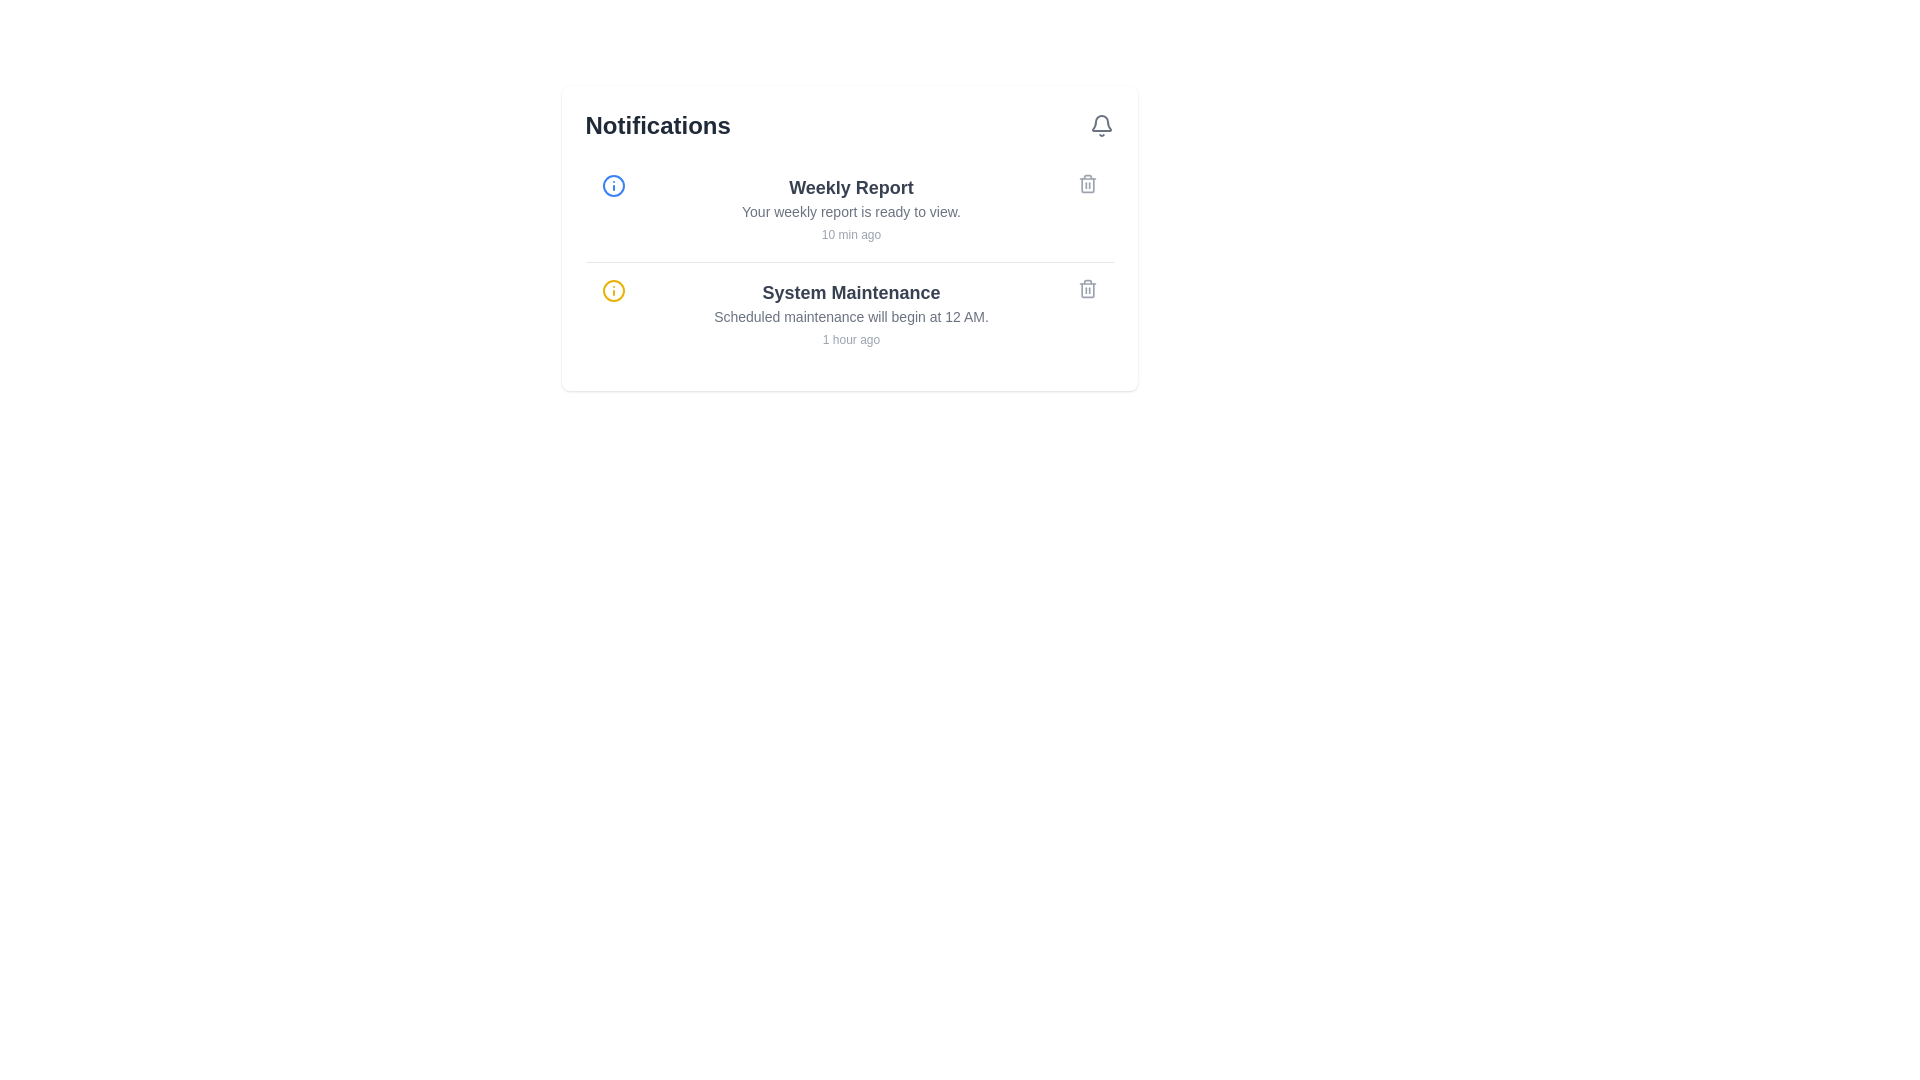  What do you see at coordinates (658, 126) in the screenshot?
I see `the prominent bold text label 'Notifications' located at the top of the notification panel` at bounding box center [658, 126].